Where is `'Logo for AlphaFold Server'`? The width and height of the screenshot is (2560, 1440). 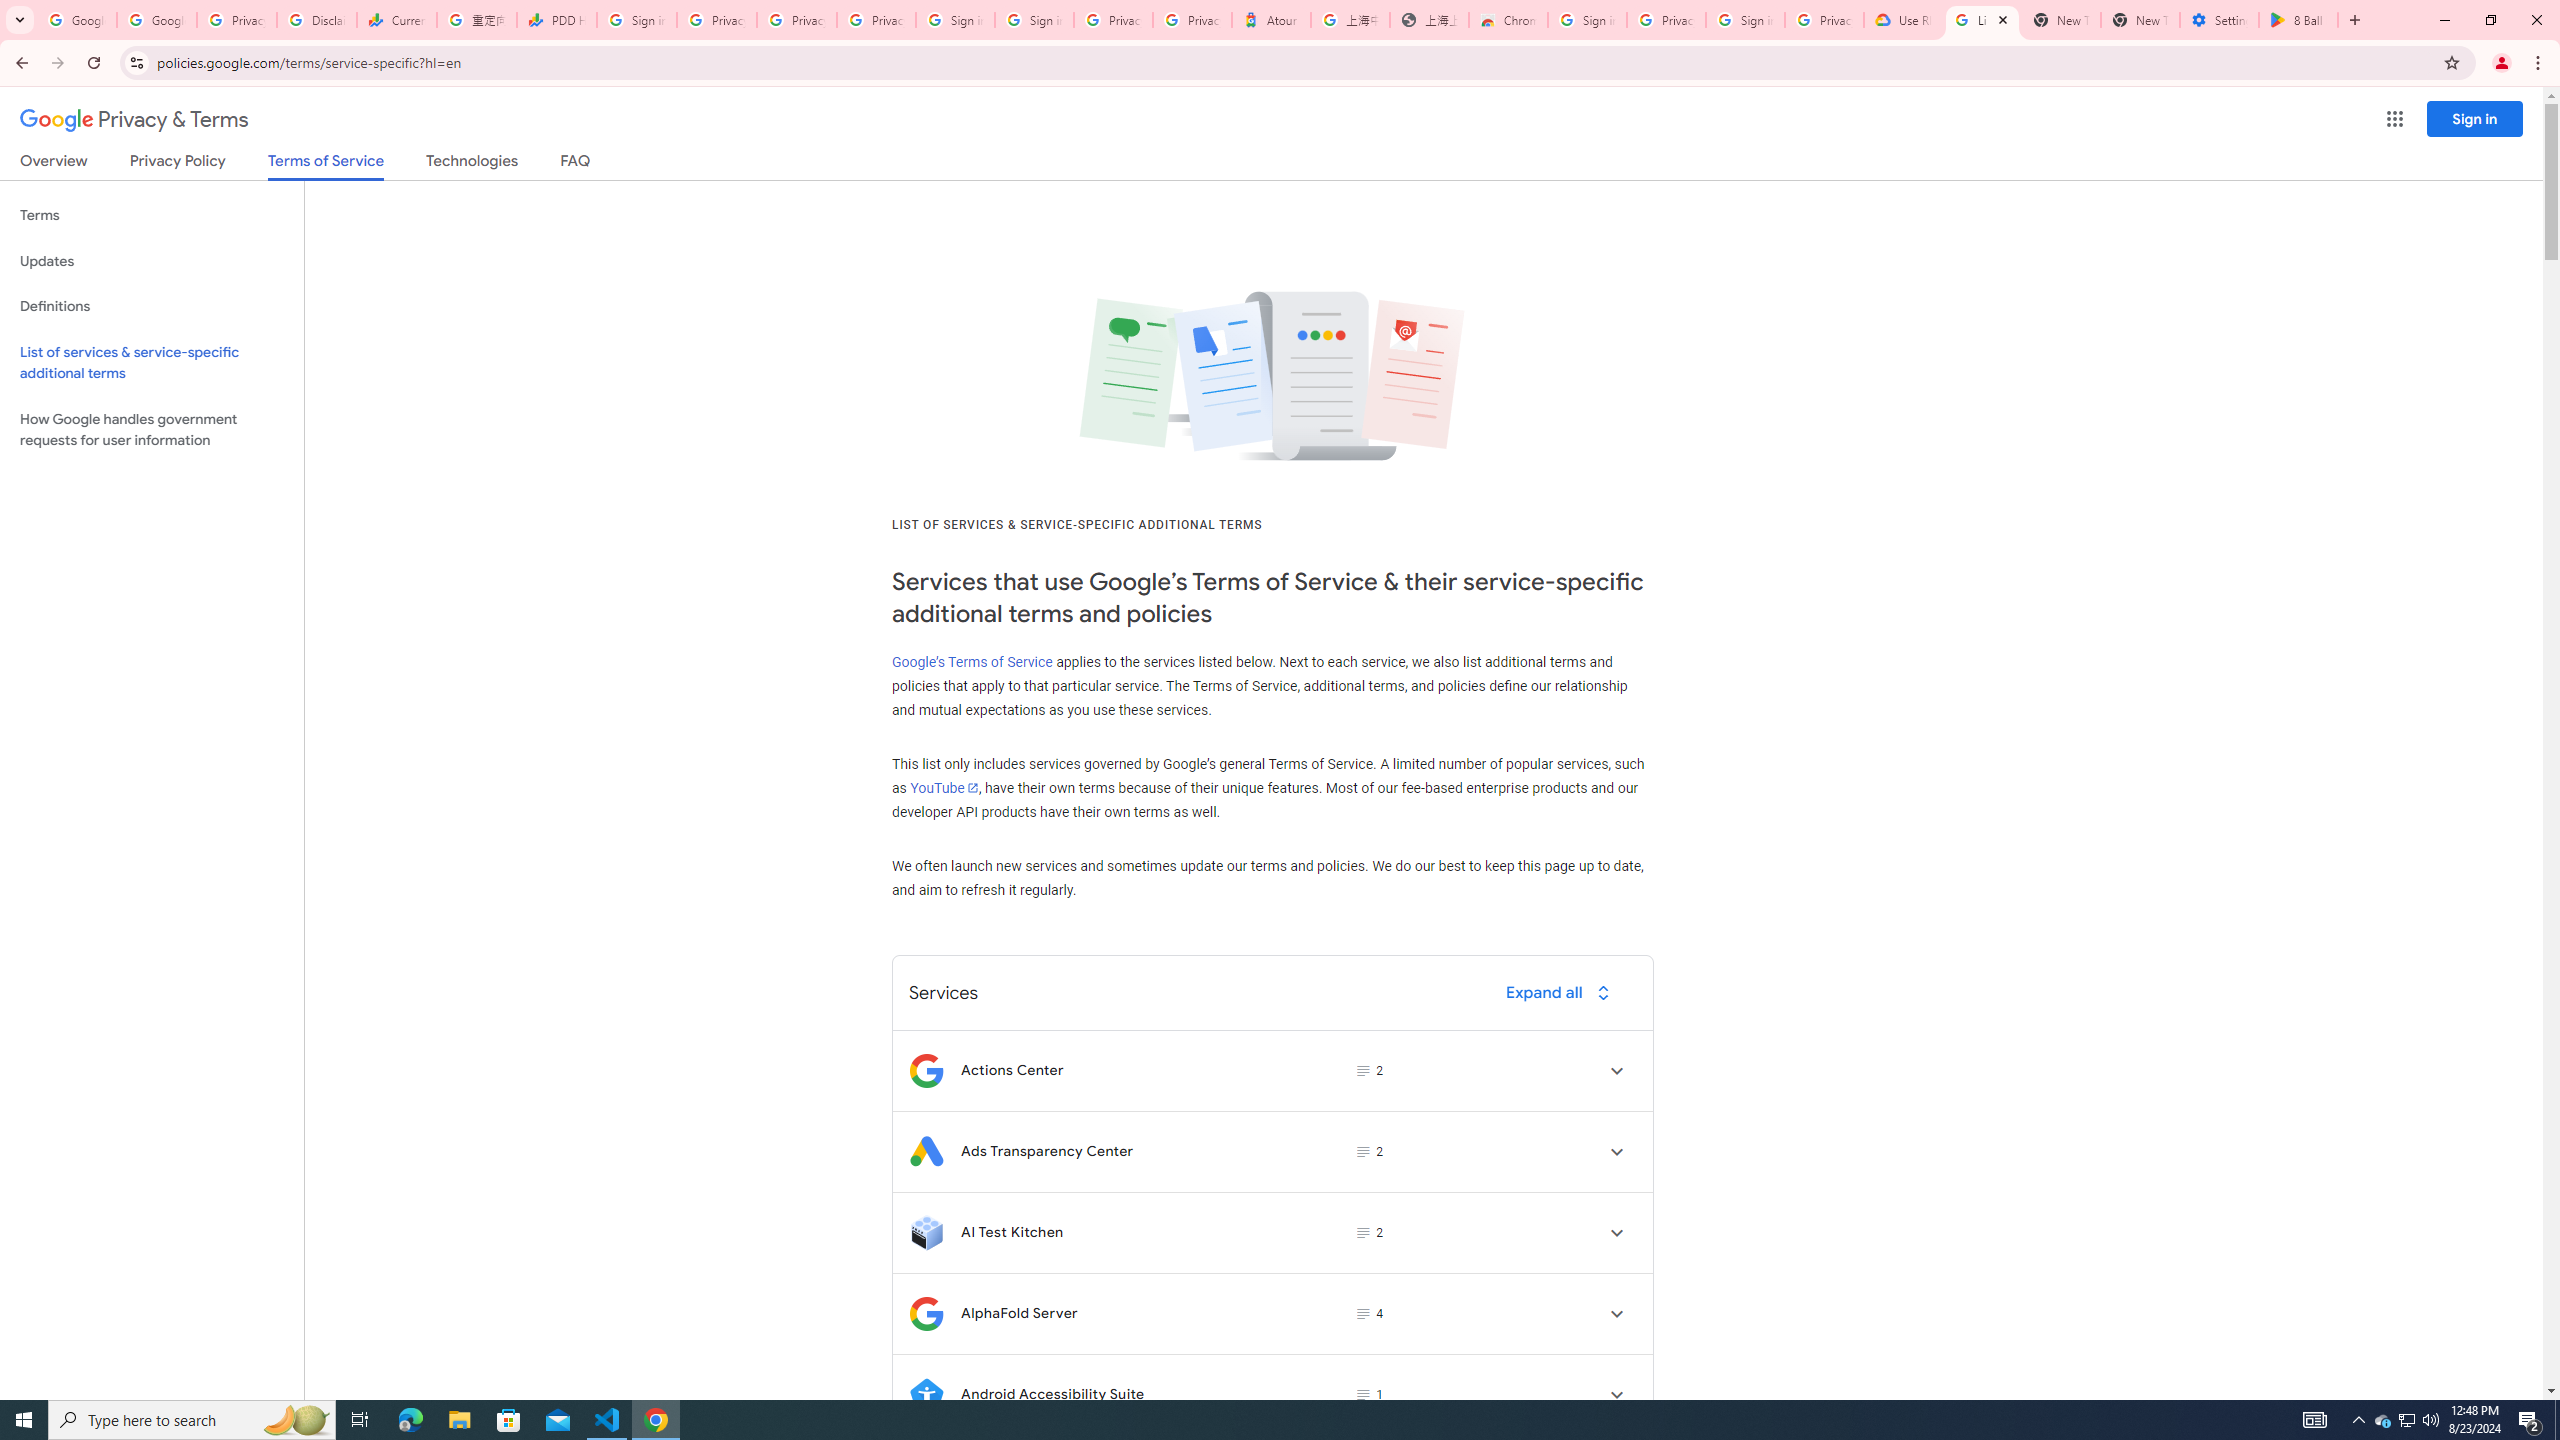 'Logo for AlphaFold Server' is located at coordinates (925, 1313).